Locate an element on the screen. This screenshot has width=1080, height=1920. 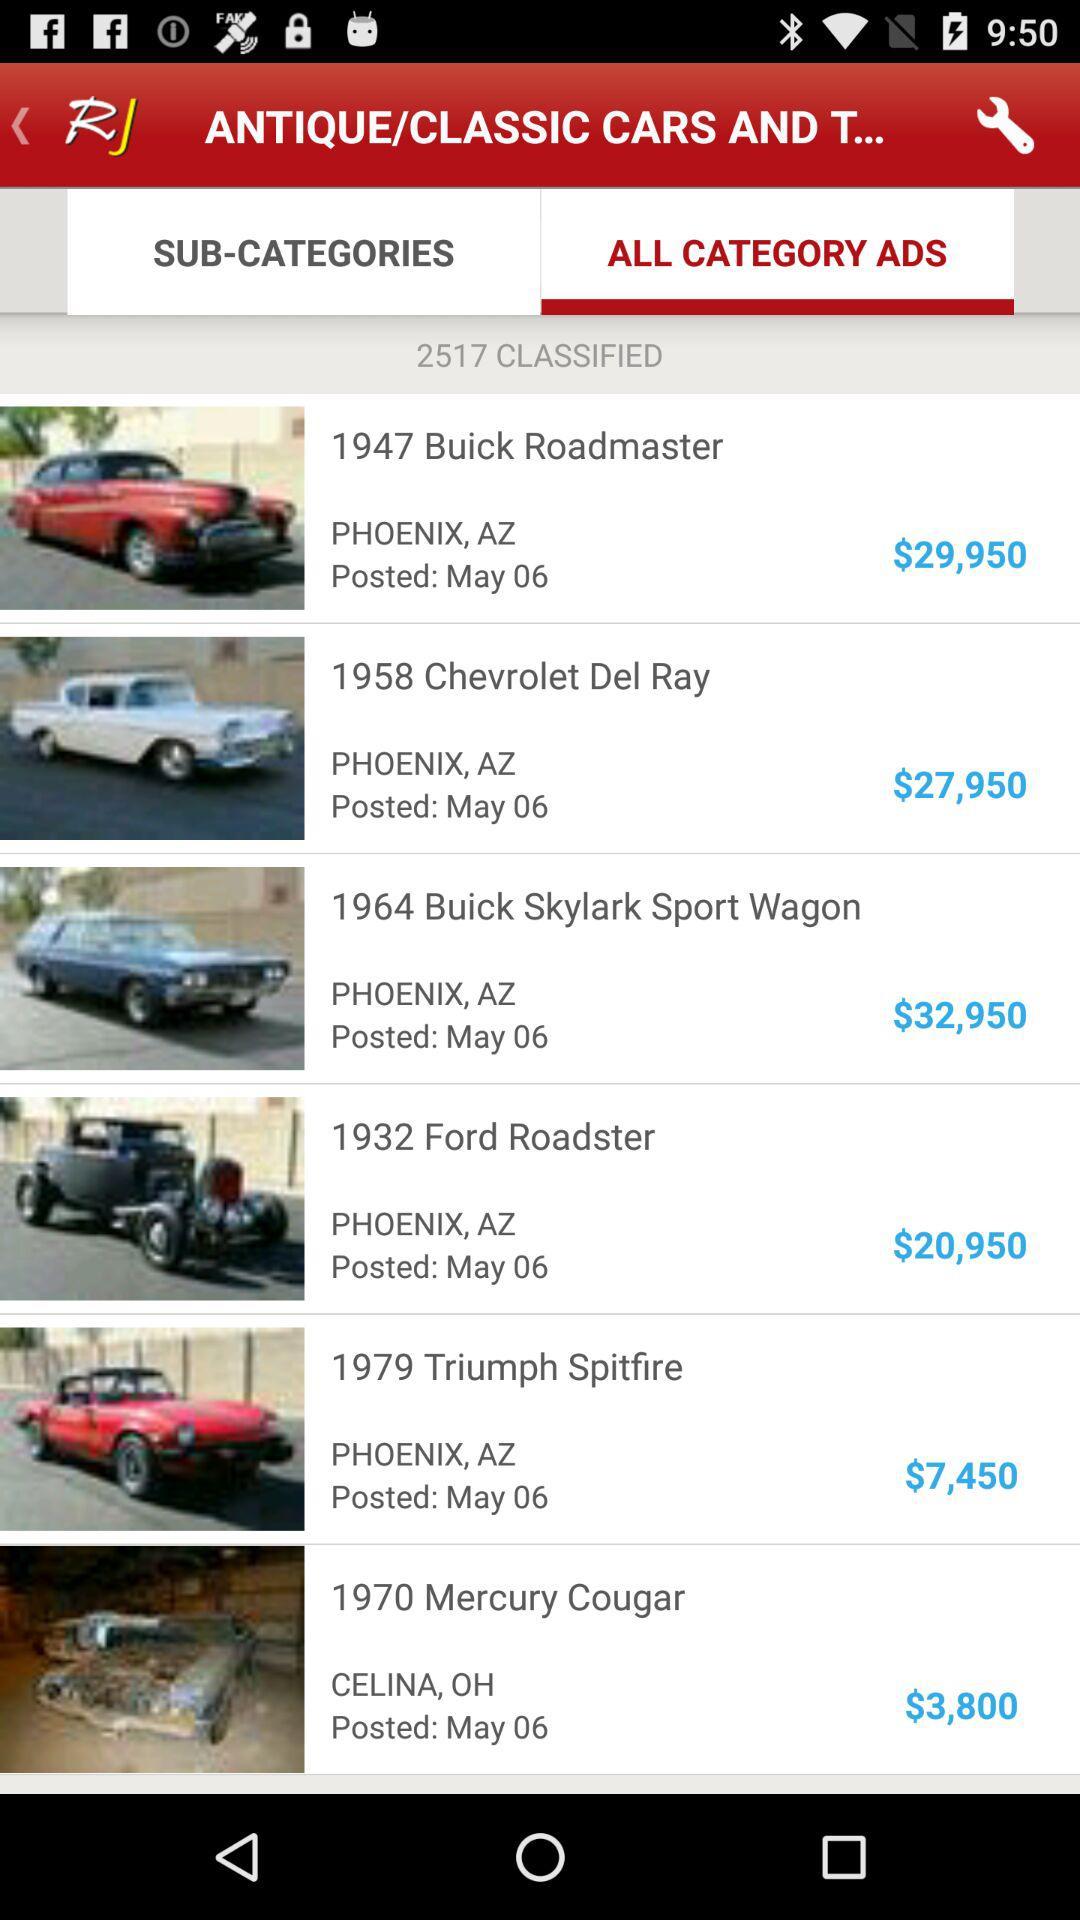
app above all category ads icon is located at coordinates (1006, 124).